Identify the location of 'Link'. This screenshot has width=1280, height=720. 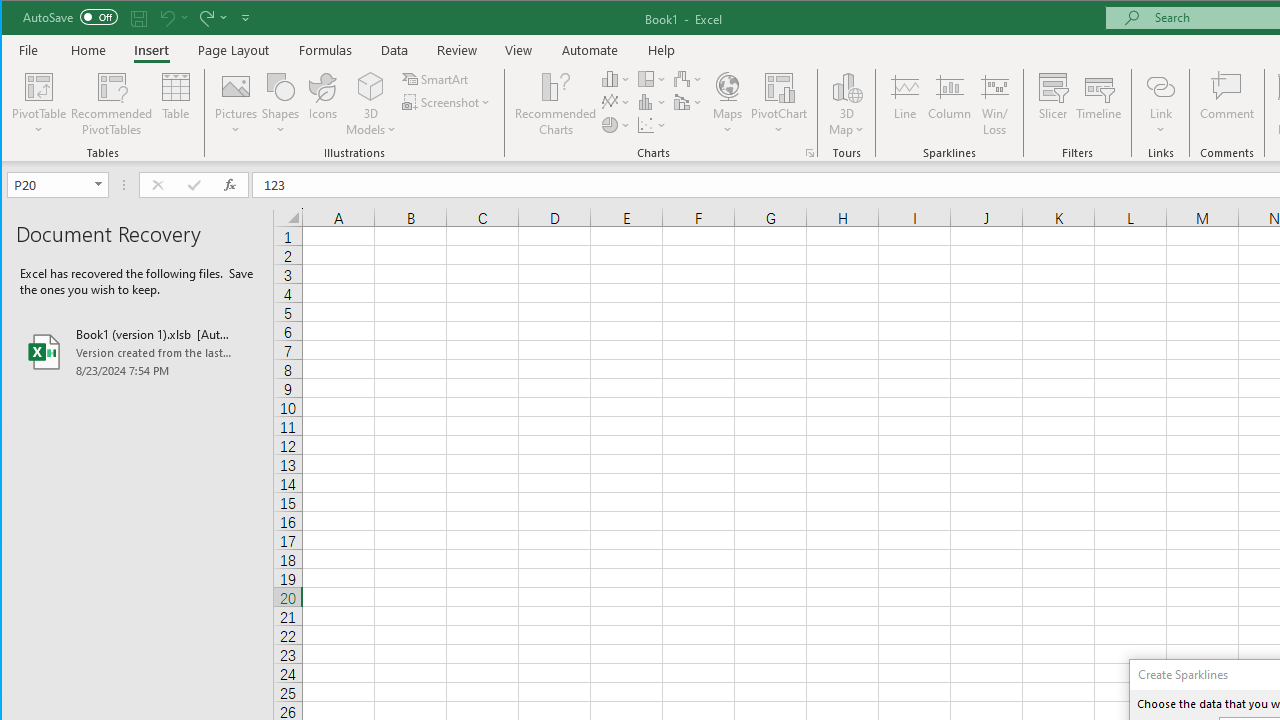
(1160, 104).